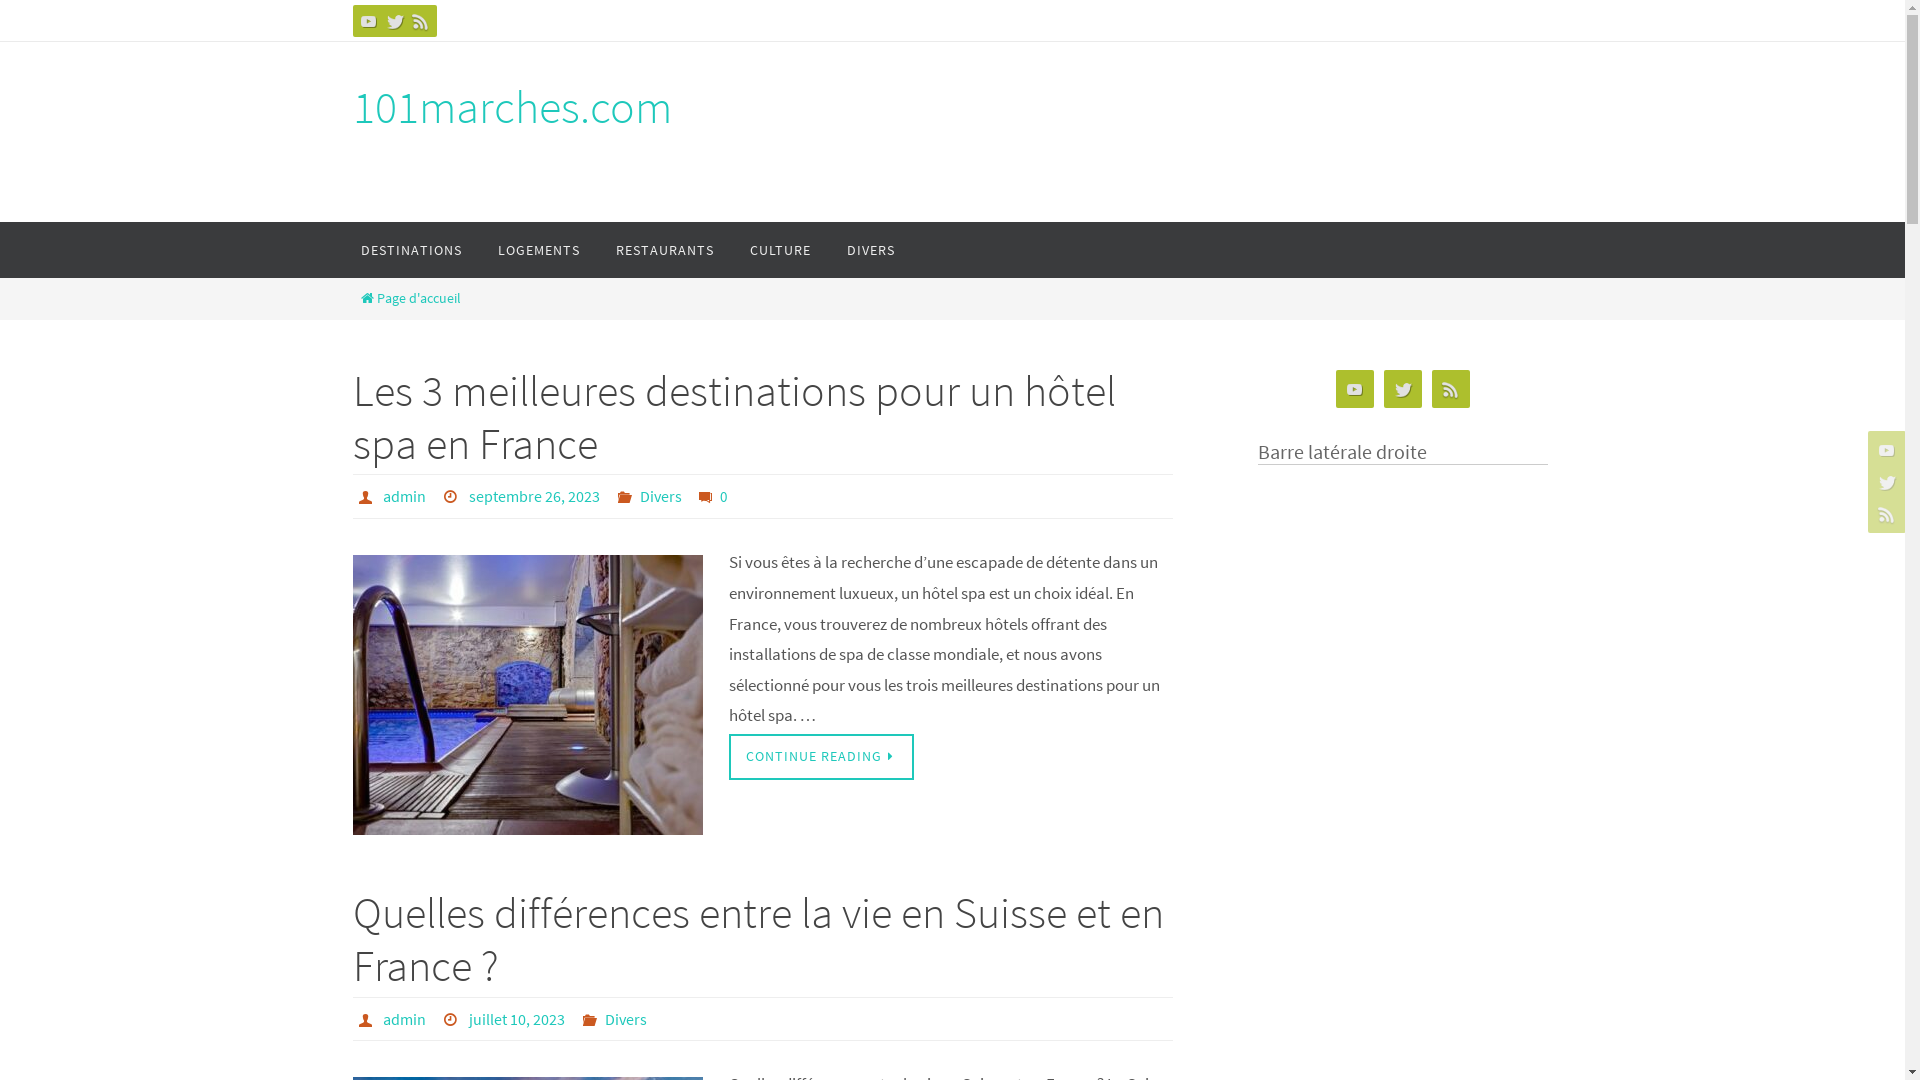  I want to click on 'Divers', so click(661, 495).